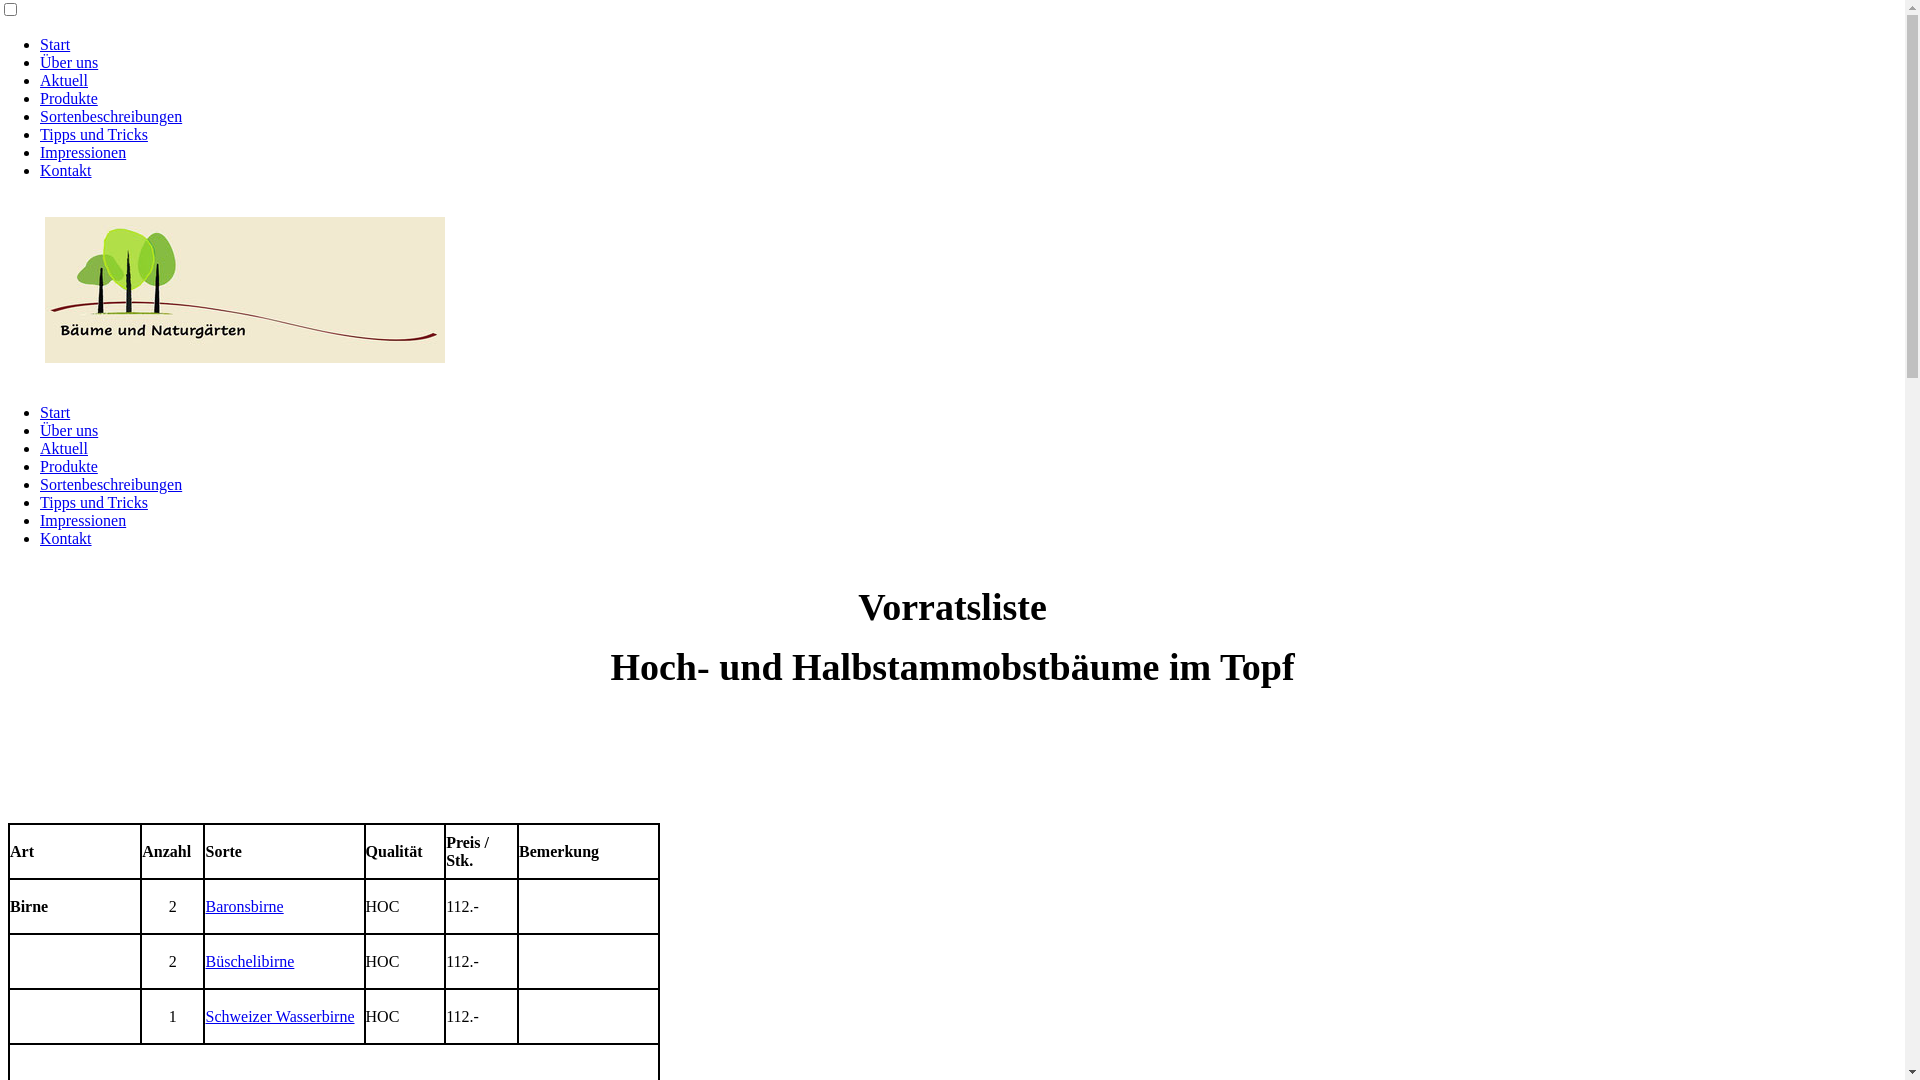 This screenshot has width=1920, height=1080. I want to click on 'Schweizer Wasserbirne', so click(278, 1016).